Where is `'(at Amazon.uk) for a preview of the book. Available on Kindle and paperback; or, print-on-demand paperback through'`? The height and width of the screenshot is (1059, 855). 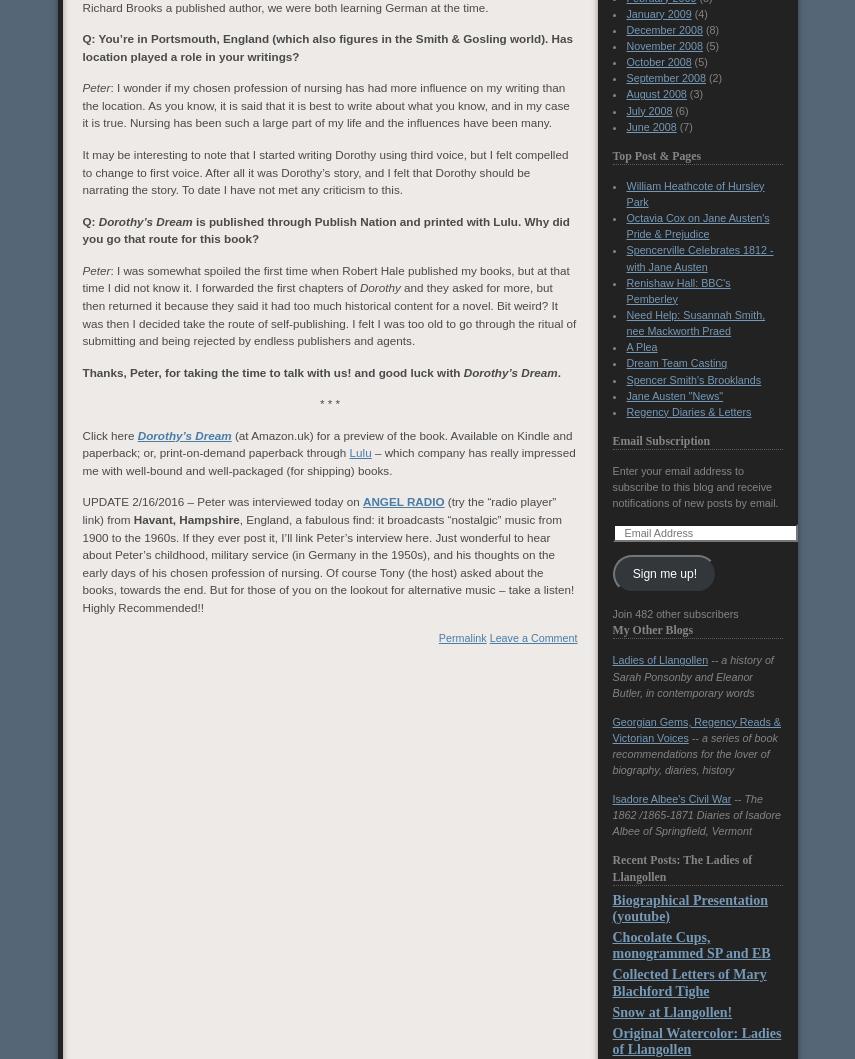
'(at Amazon.uk) for a preview of the book. Available on Kindle and paperback; or, print-on-demand paperback through' is located at coordinates (81, 443).